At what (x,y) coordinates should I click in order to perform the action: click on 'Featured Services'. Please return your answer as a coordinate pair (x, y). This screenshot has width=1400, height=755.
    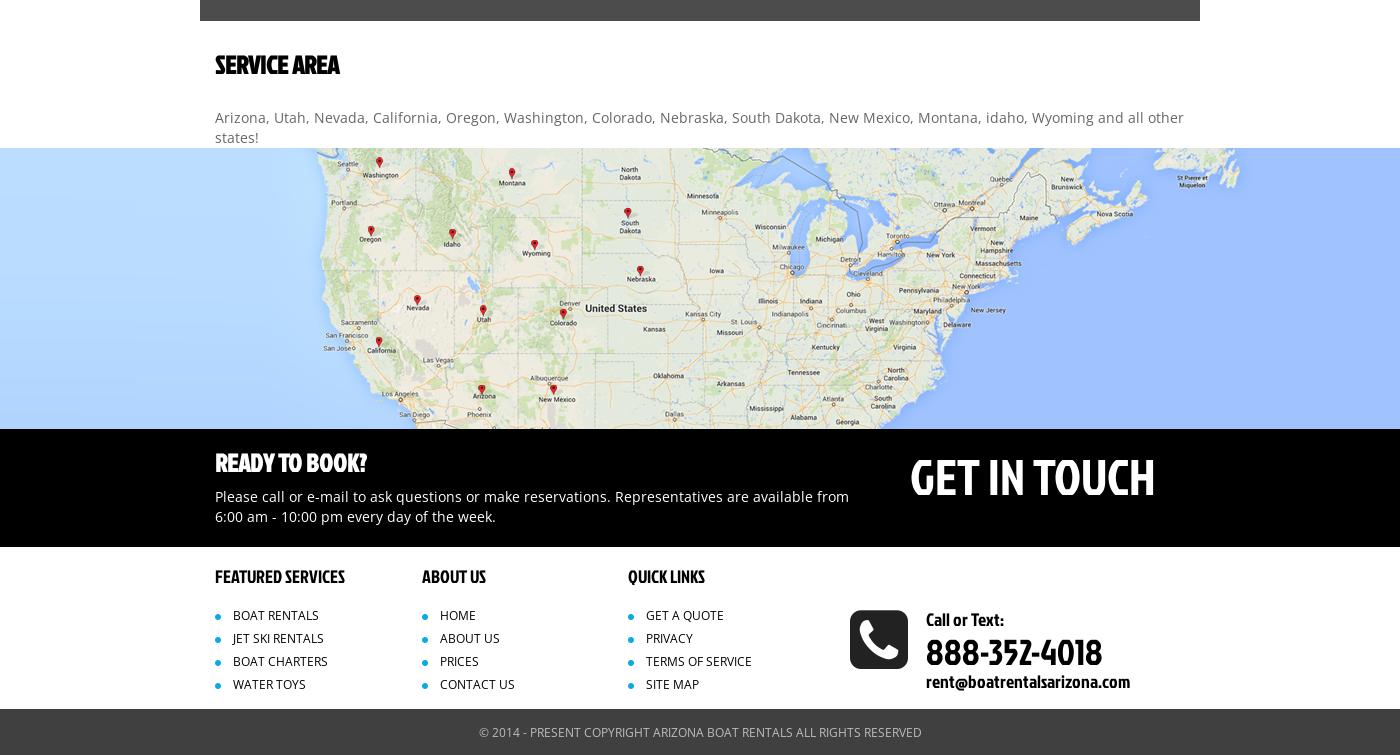
    Looking at the image, I should click on (280, 574).